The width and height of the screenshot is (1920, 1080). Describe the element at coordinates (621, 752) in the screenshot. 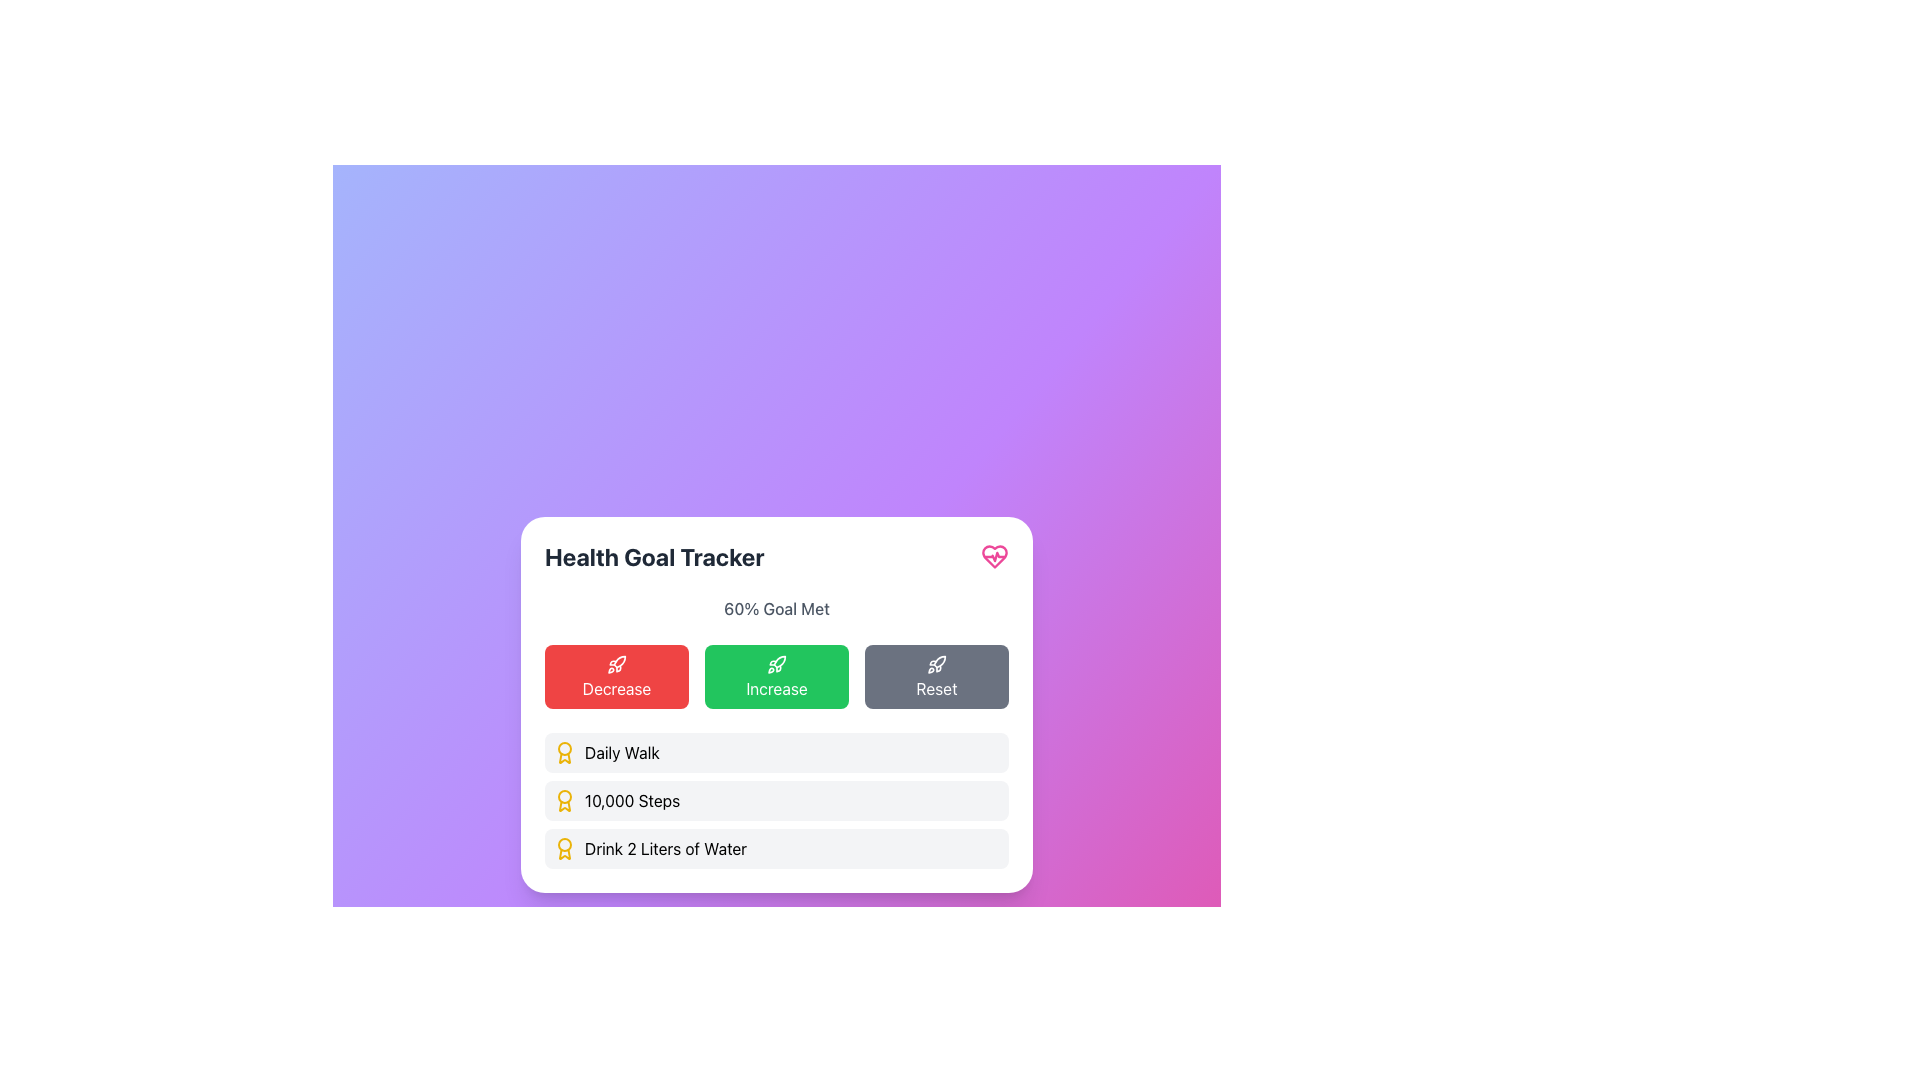

I see `the 'Daily Walk' text label in the health tracker application, which is the second element in a horizontal group below the main section` at that location.